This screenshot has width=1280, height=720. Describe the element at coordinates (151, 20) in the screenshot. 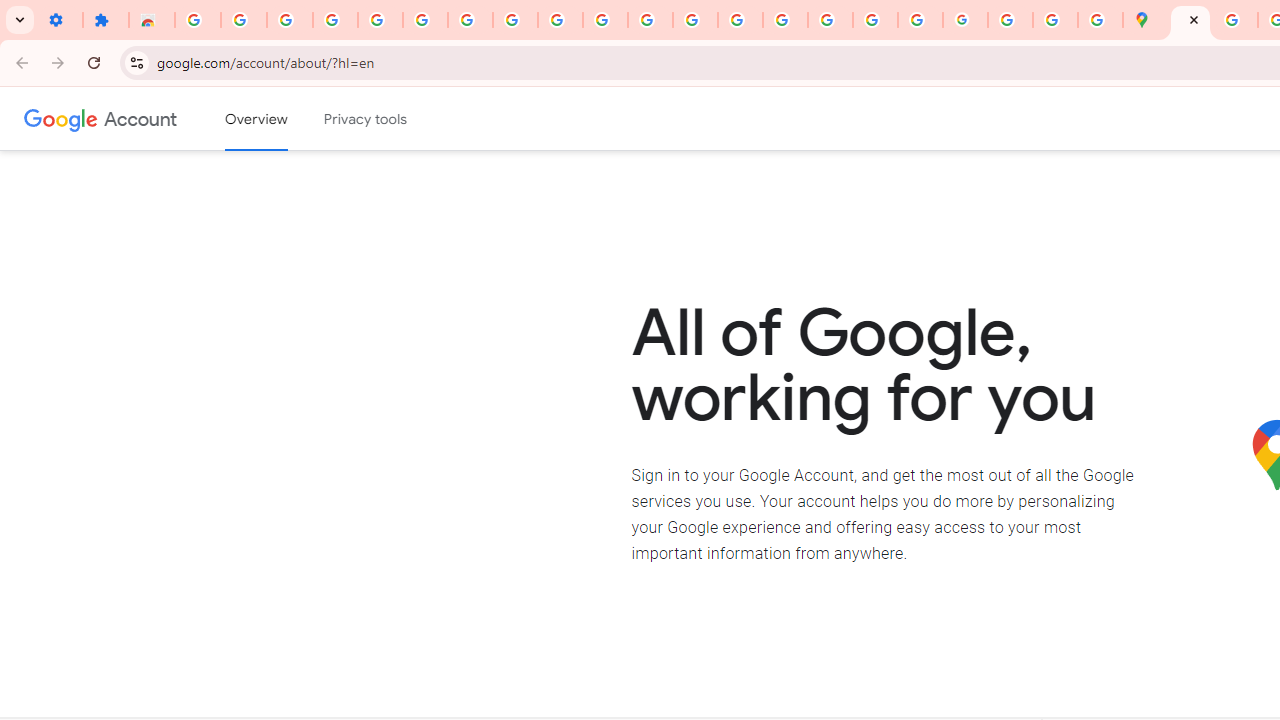

I see `'Reviews: Helix Fruit Jump Arcade Game'` at that location.